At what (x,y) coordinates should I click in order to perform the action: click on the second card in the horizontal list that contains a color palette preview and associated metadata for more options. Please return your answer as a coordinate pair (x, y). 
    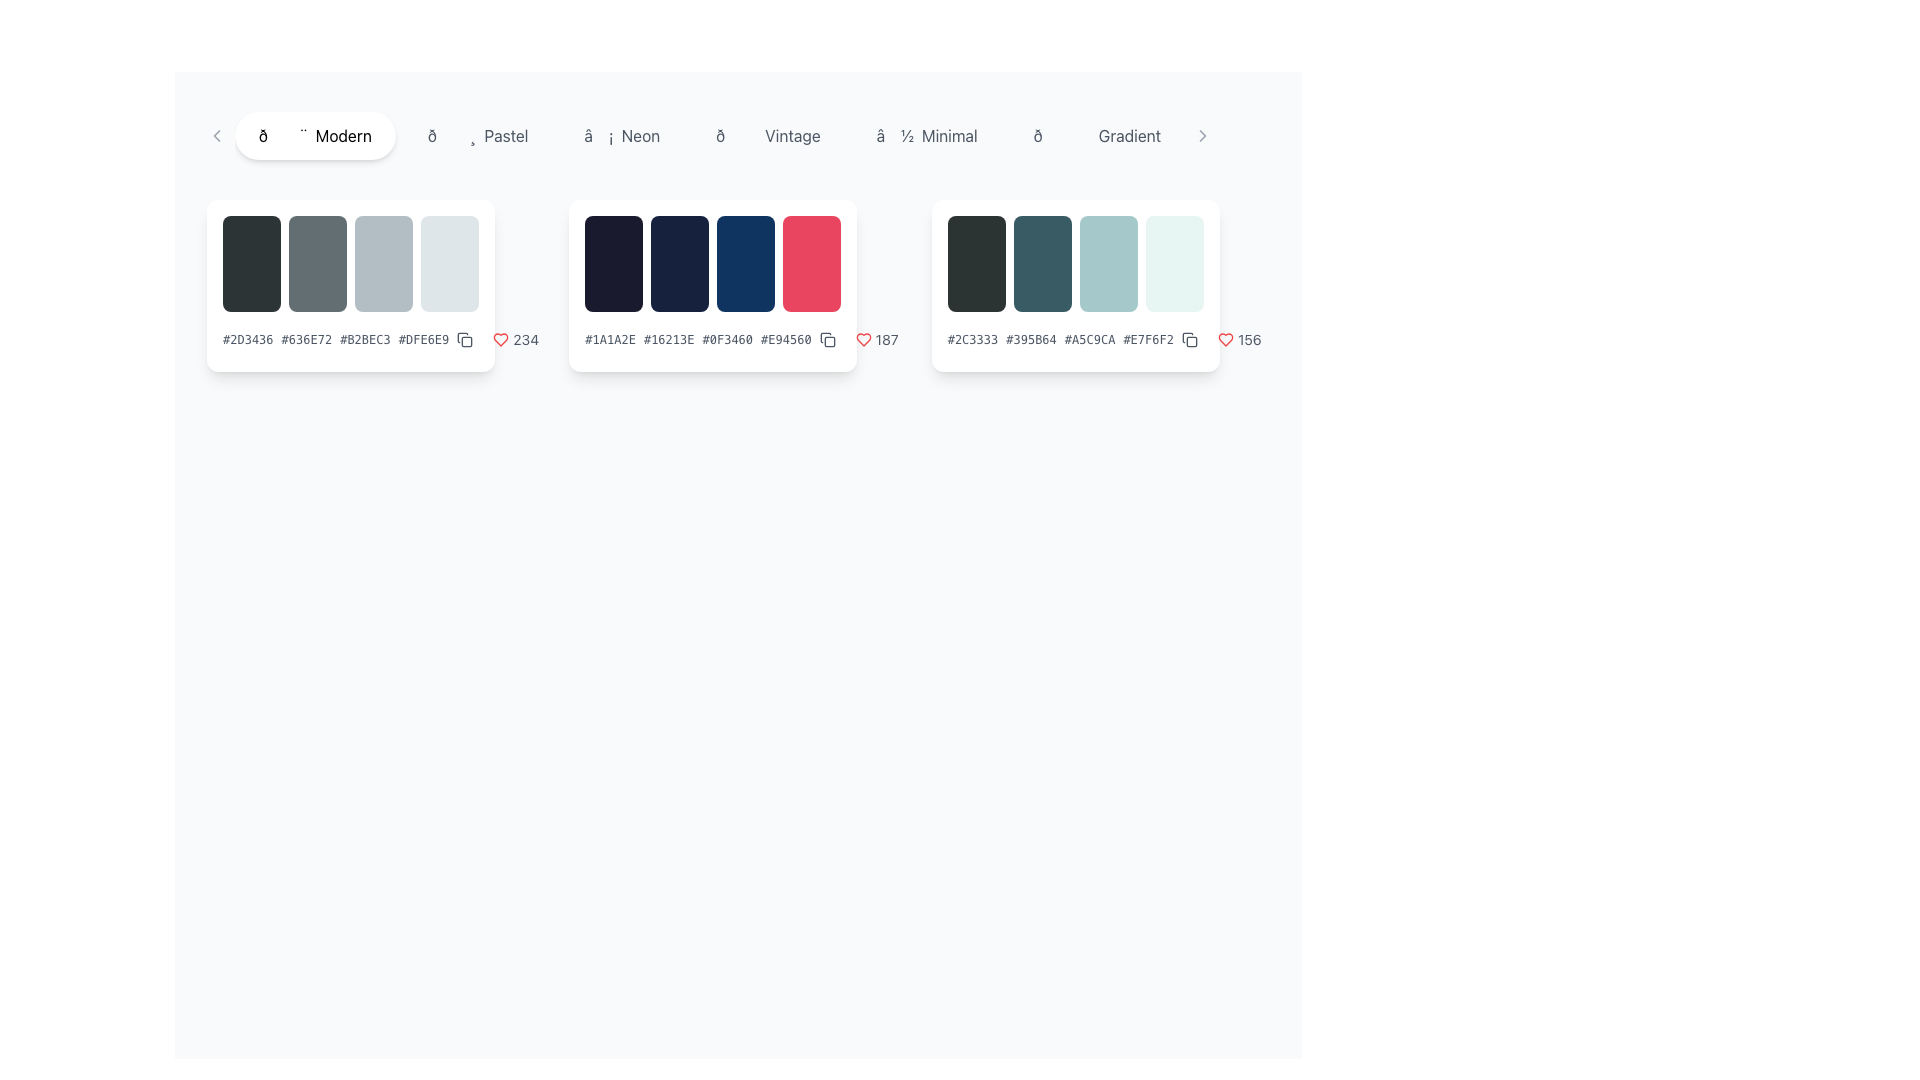
    Looking at the image, I should click on (713, 285).